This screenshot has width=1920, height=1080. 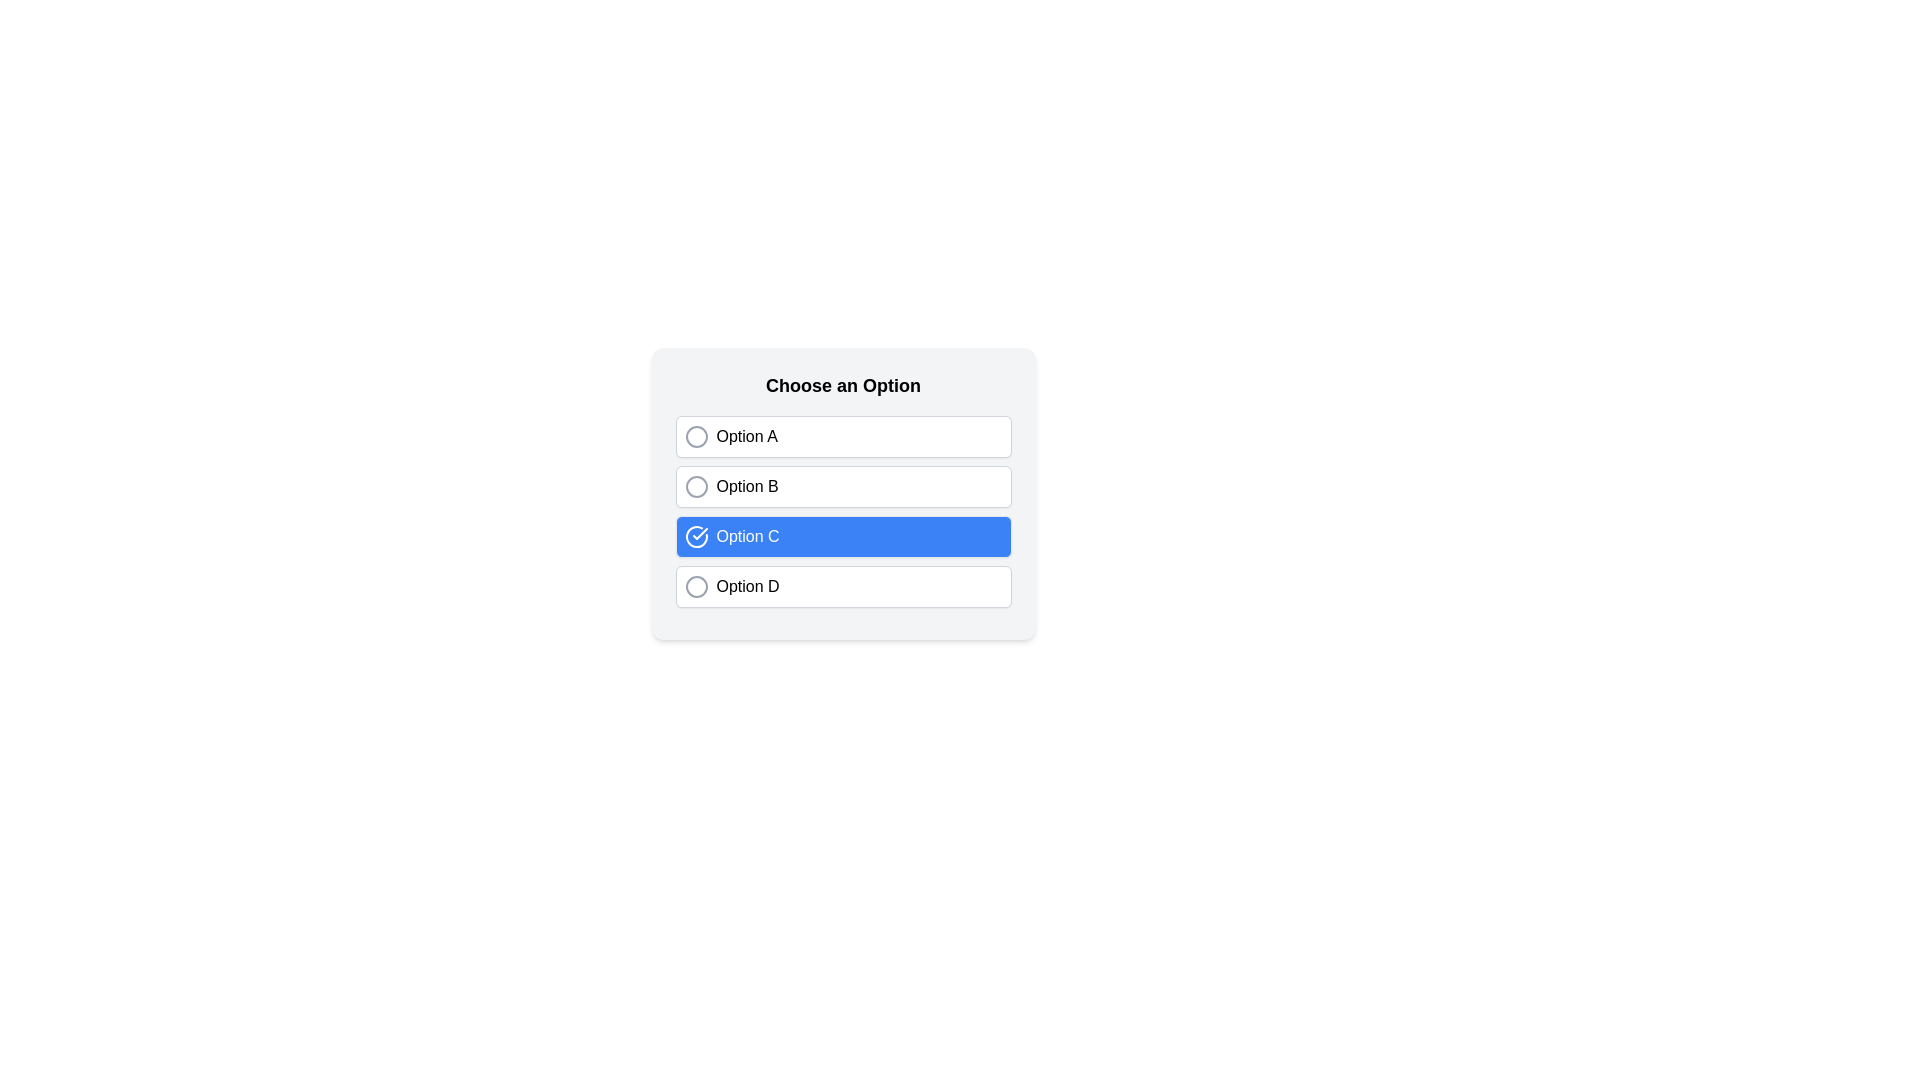 I want to click on the icon indicating that 'Option C' is selected, located to the left of the text label in the selection area, so click(x=696, y=535).